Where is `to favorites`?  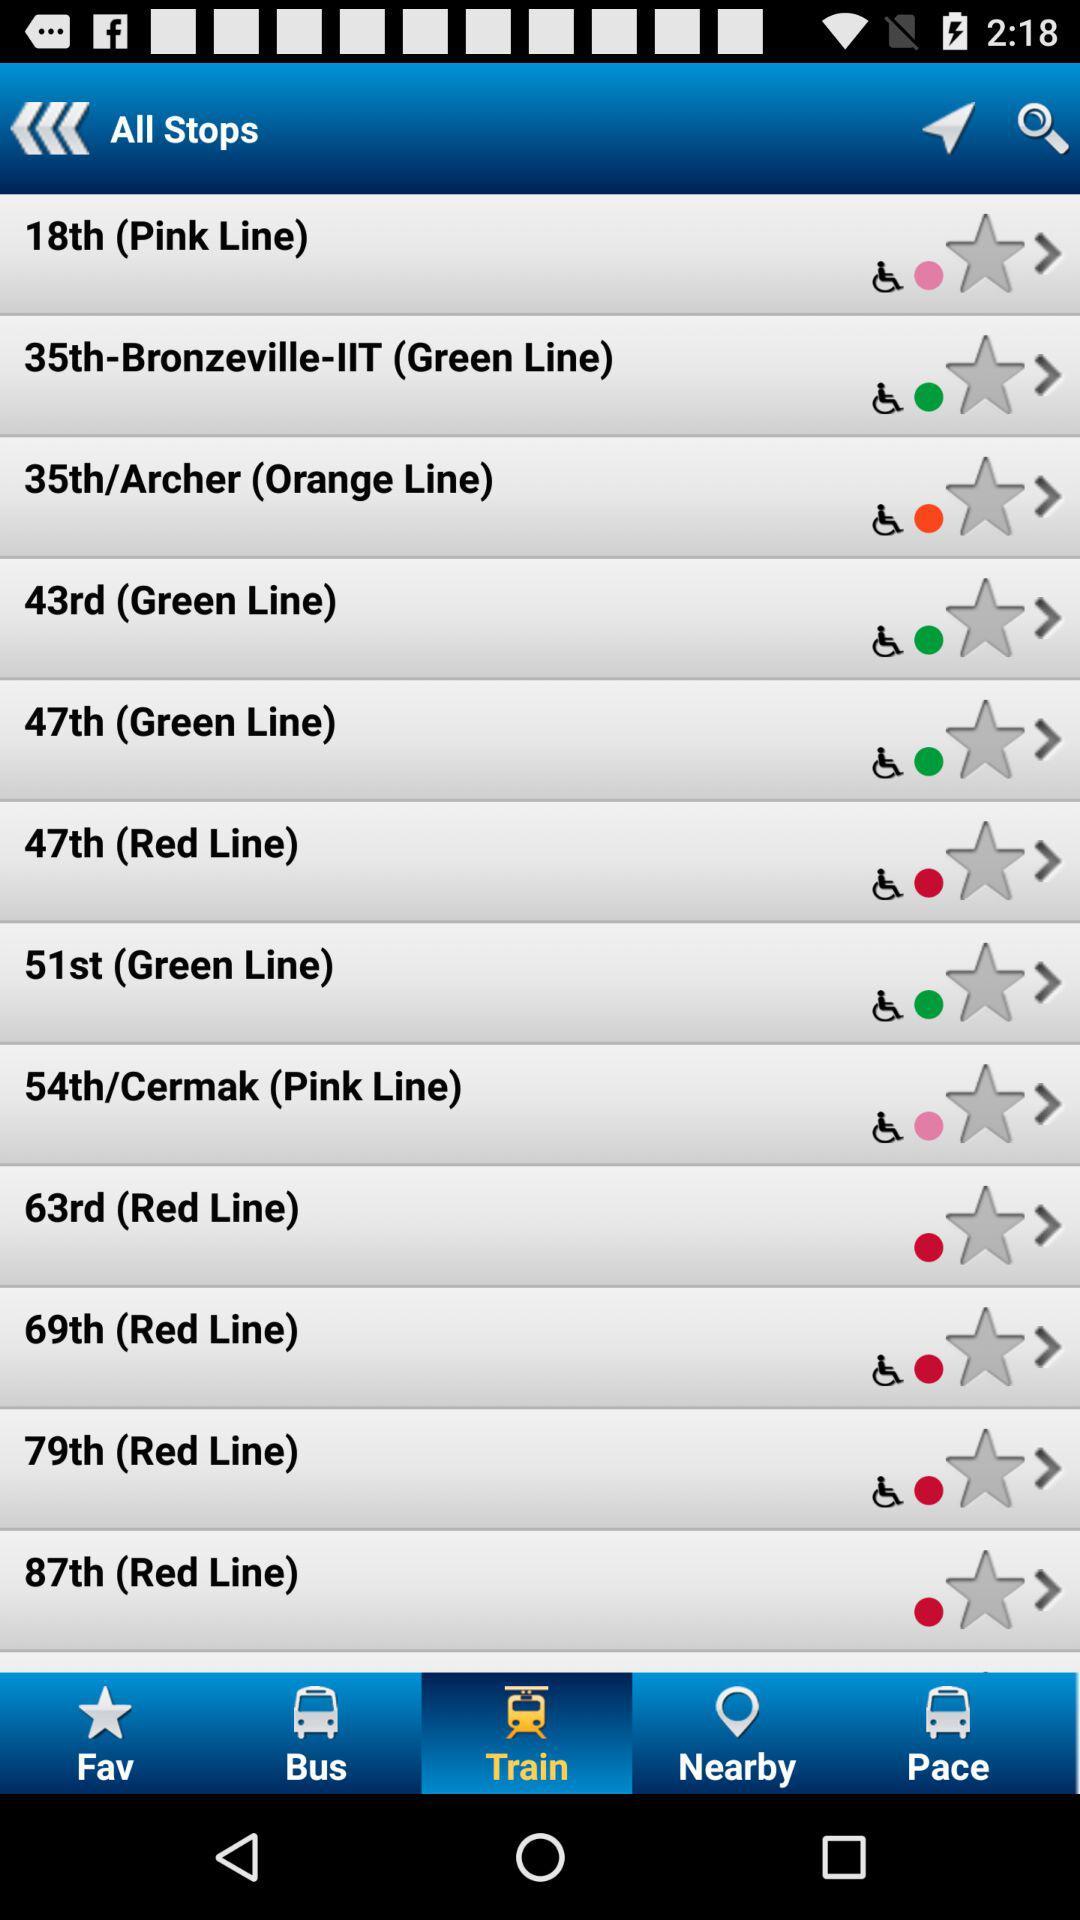
to favorites is located at coordinates (984, 1224).